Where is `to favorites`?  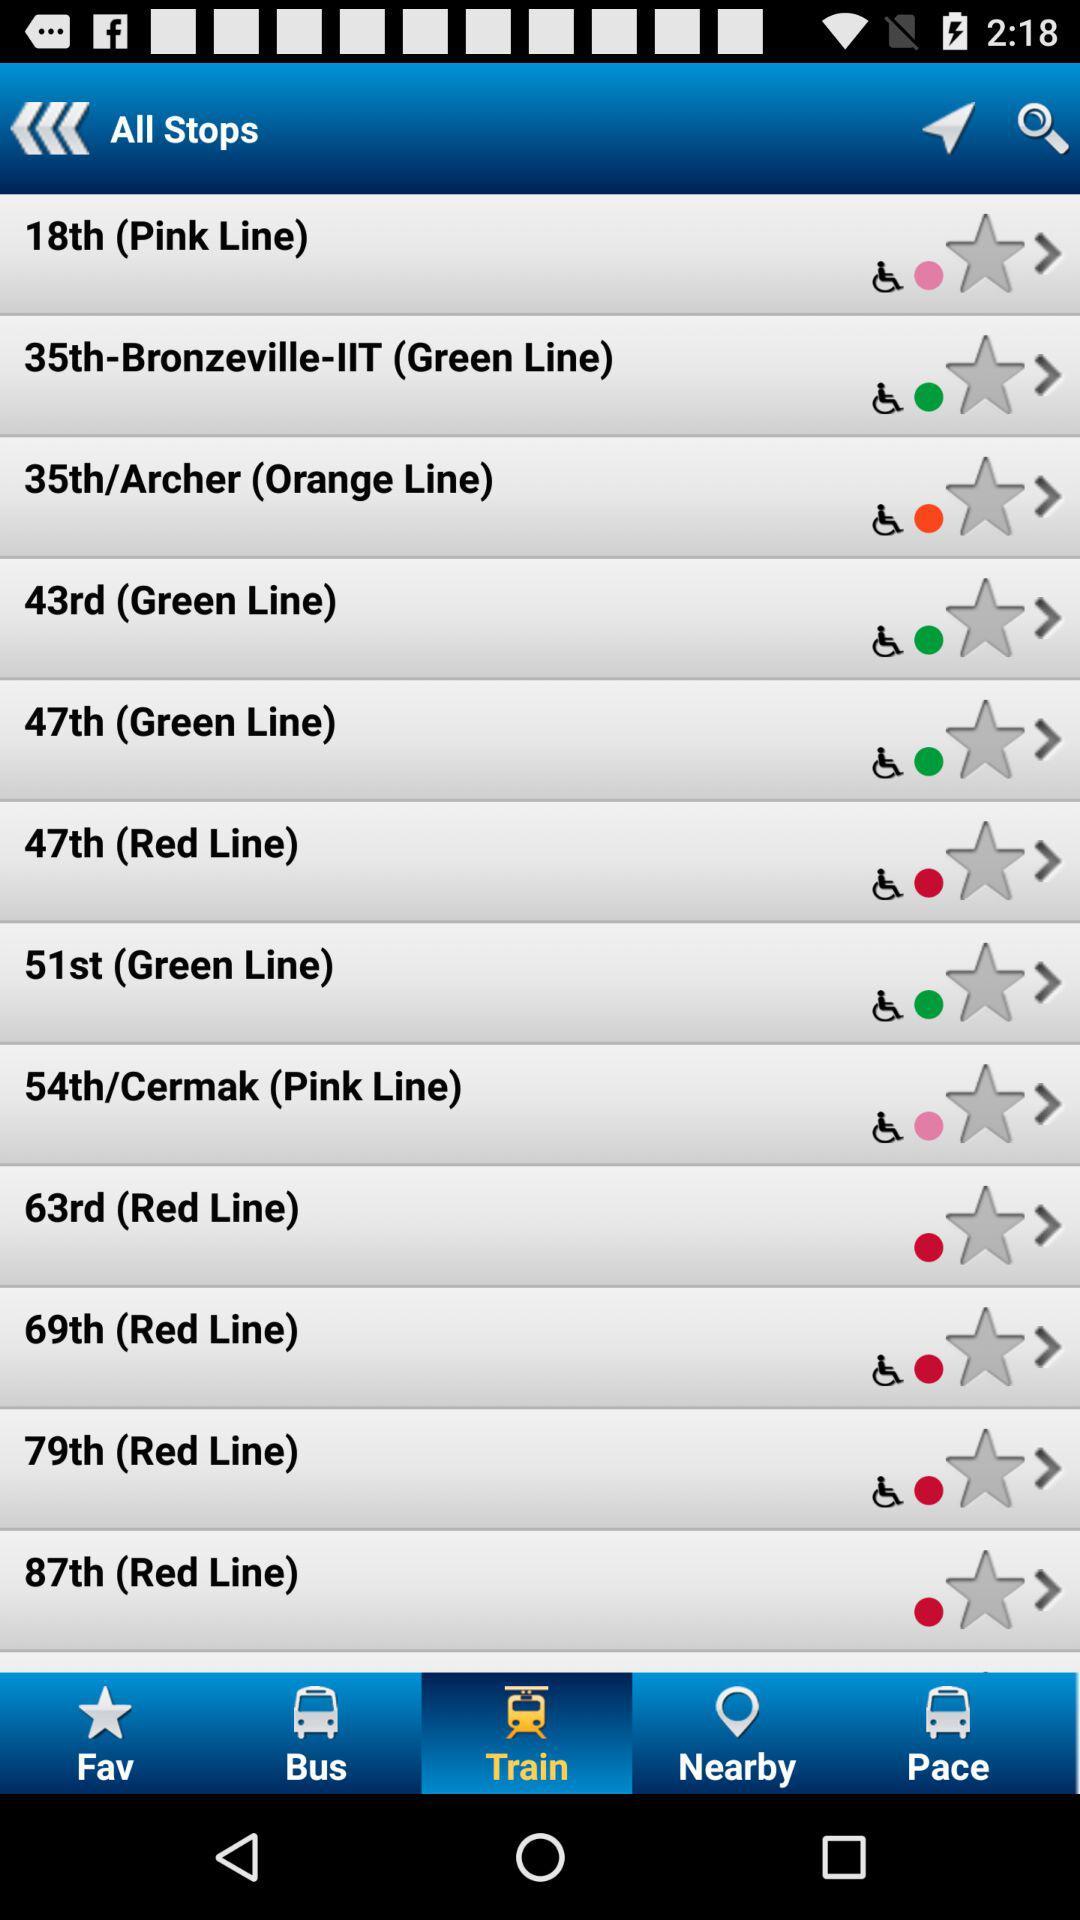
to favorites is located at coordinates (984, 1224).